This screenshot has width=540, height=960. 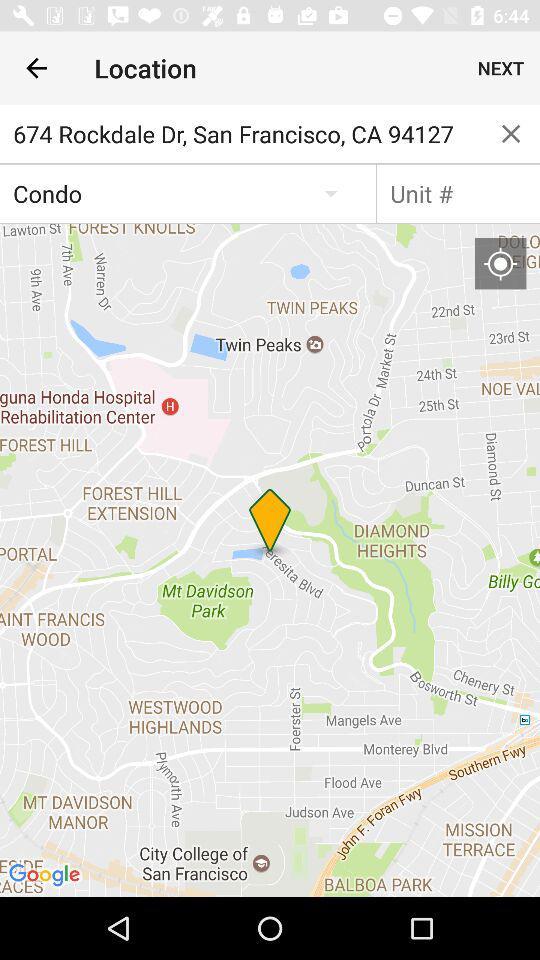 What do you see at coordinates (511, 132) in the screenshot?
I see `the icon to the right of the 674 rockdale dr icon` at bounding box center [511, 132].